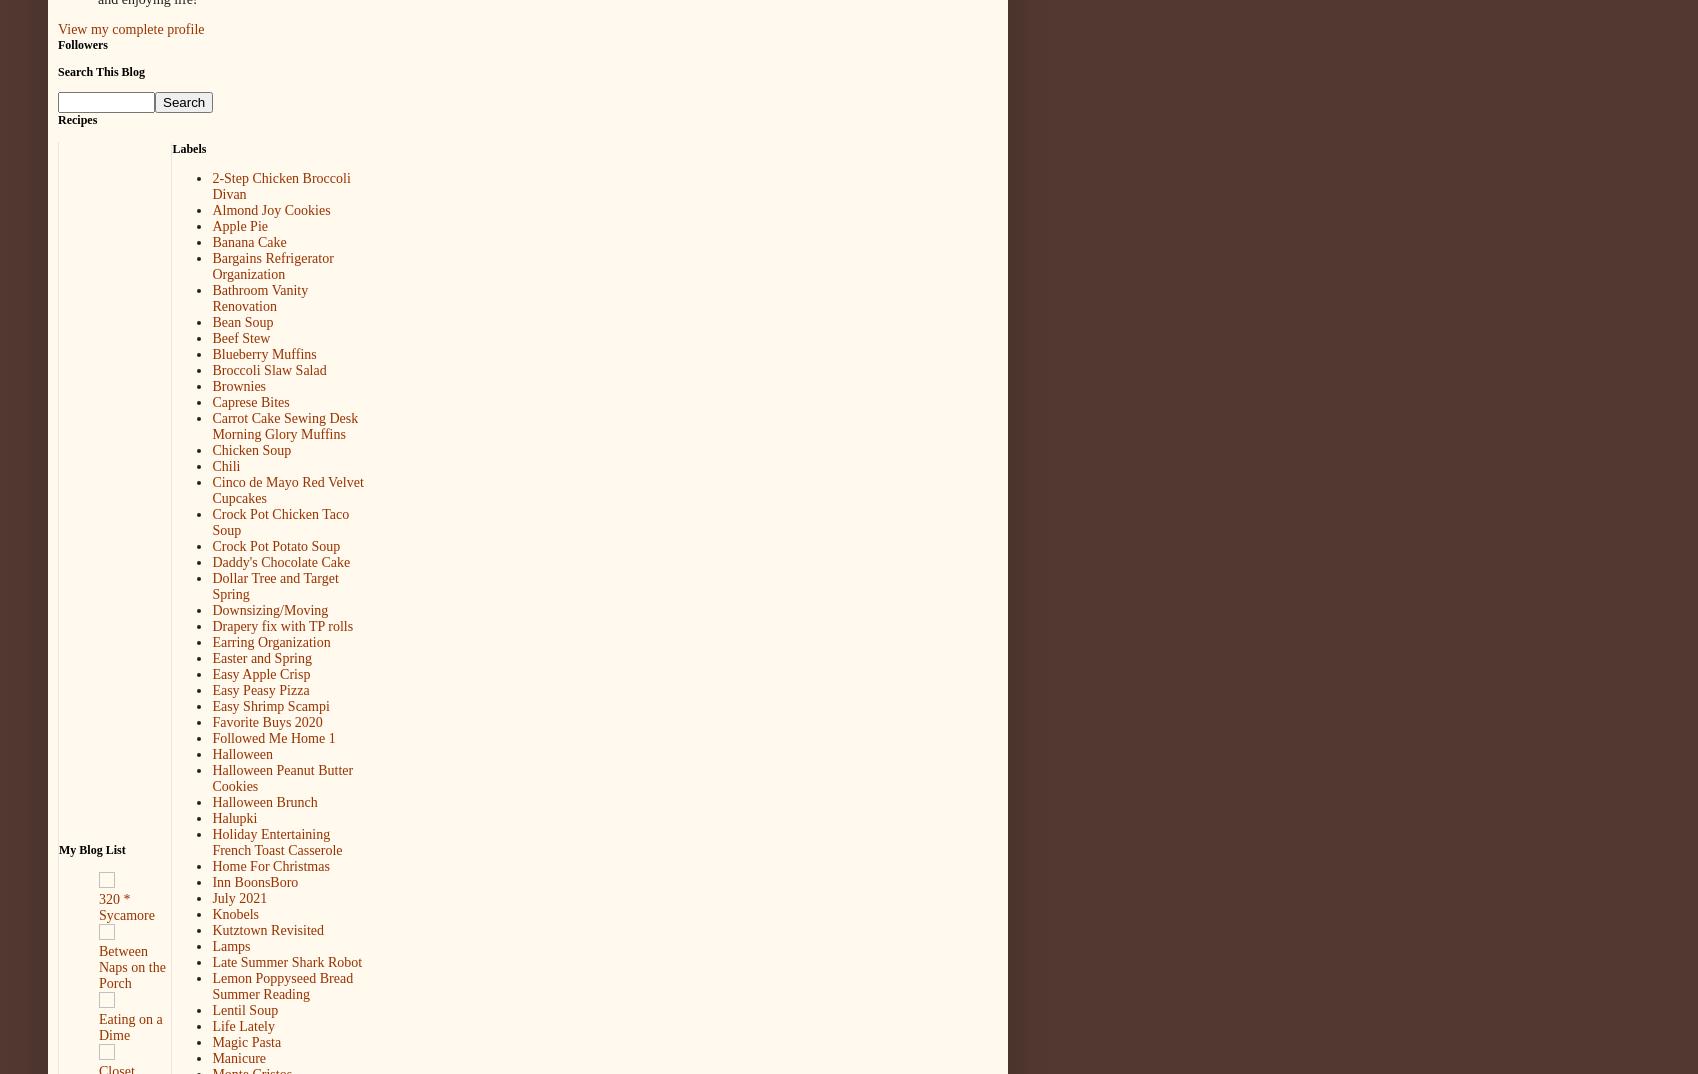 This screenshot has height=1074, width=1698. I want to click on 'Lemon Poppyseed Bread
Summer Reading', so click(281, 985).